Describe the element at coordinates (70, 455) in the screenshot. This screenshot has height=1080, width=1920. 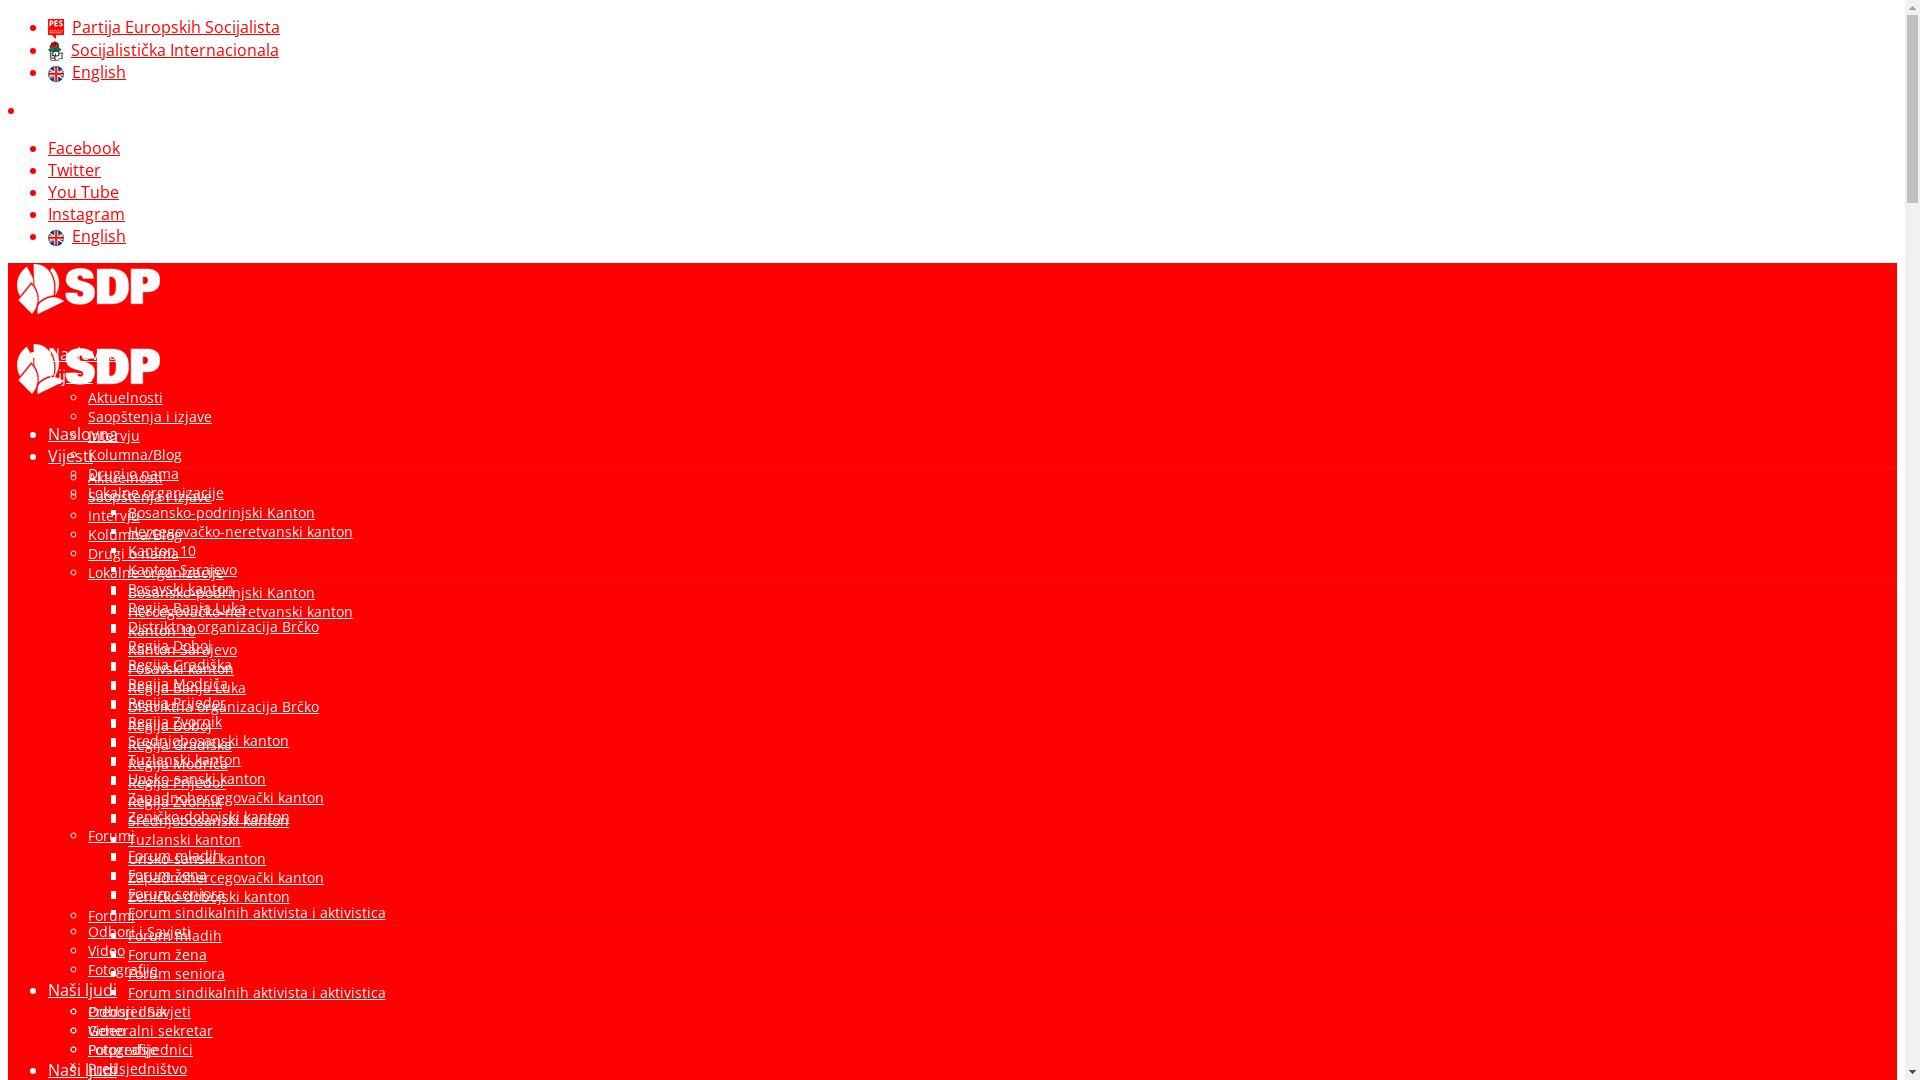
I see `'Vijesti'` at that location.